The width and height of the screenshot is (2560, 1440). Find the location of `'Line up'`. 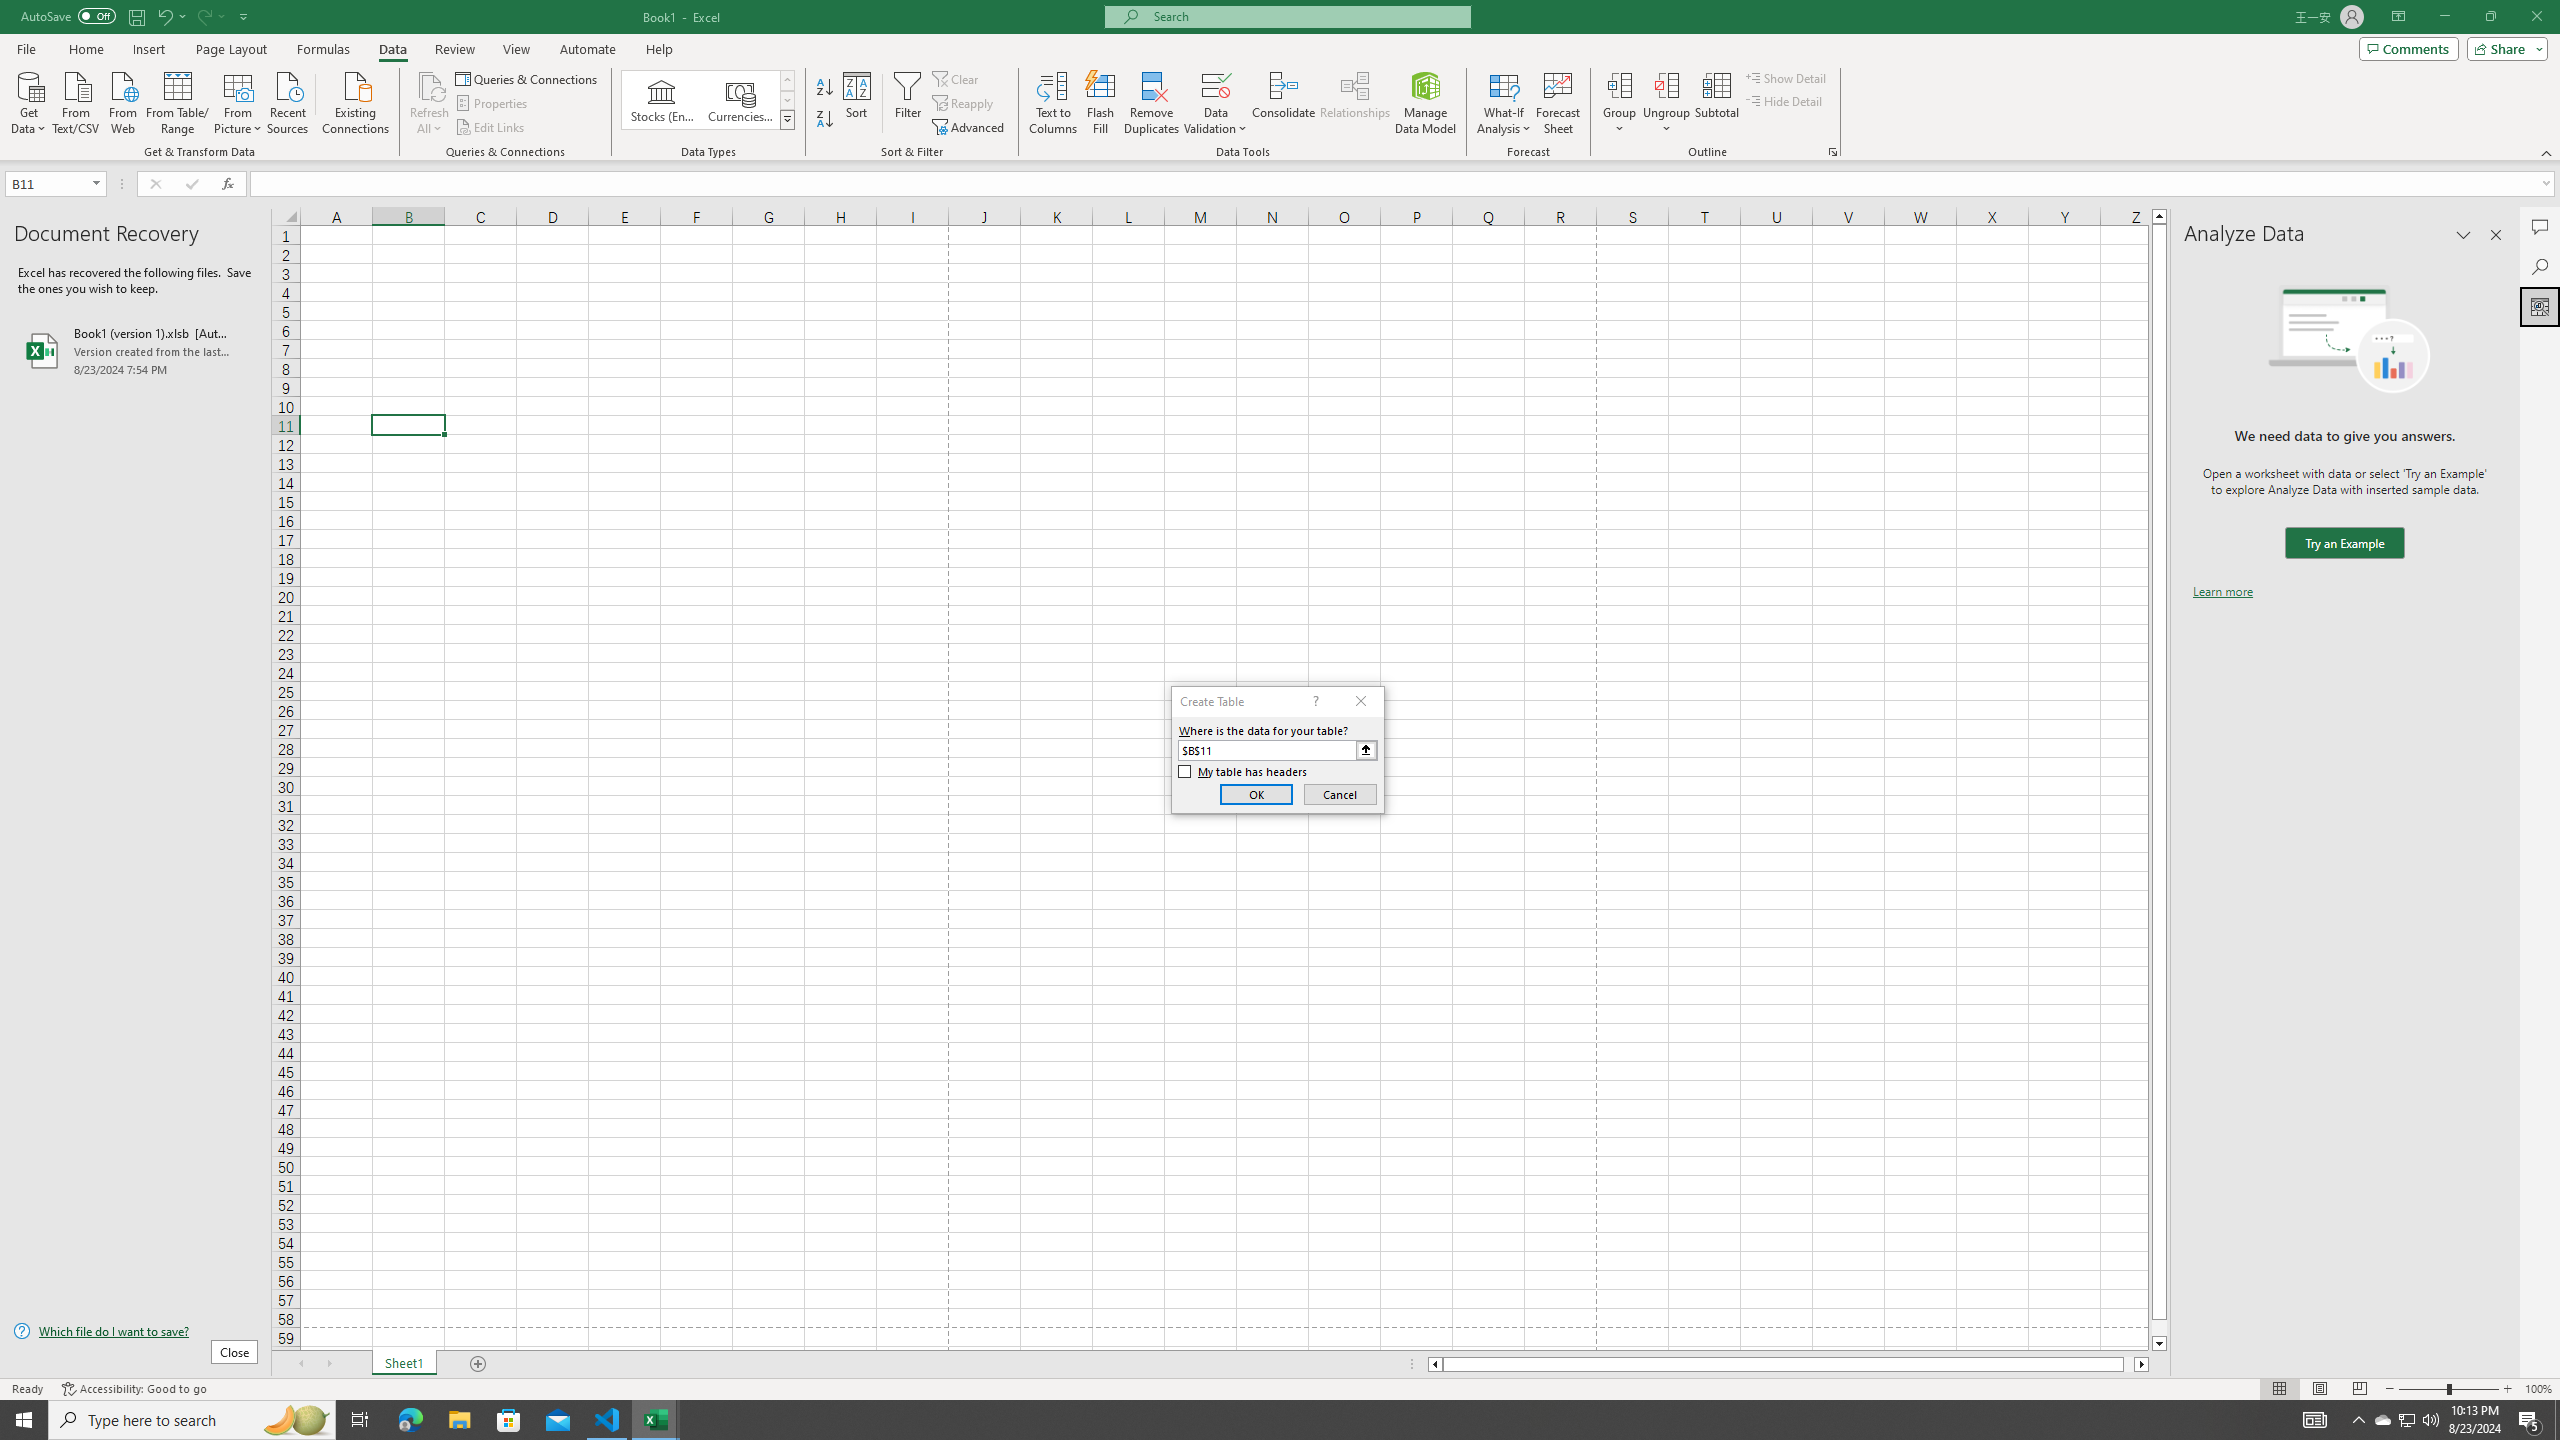

'Line up' is located at coordinates (2159, 215).